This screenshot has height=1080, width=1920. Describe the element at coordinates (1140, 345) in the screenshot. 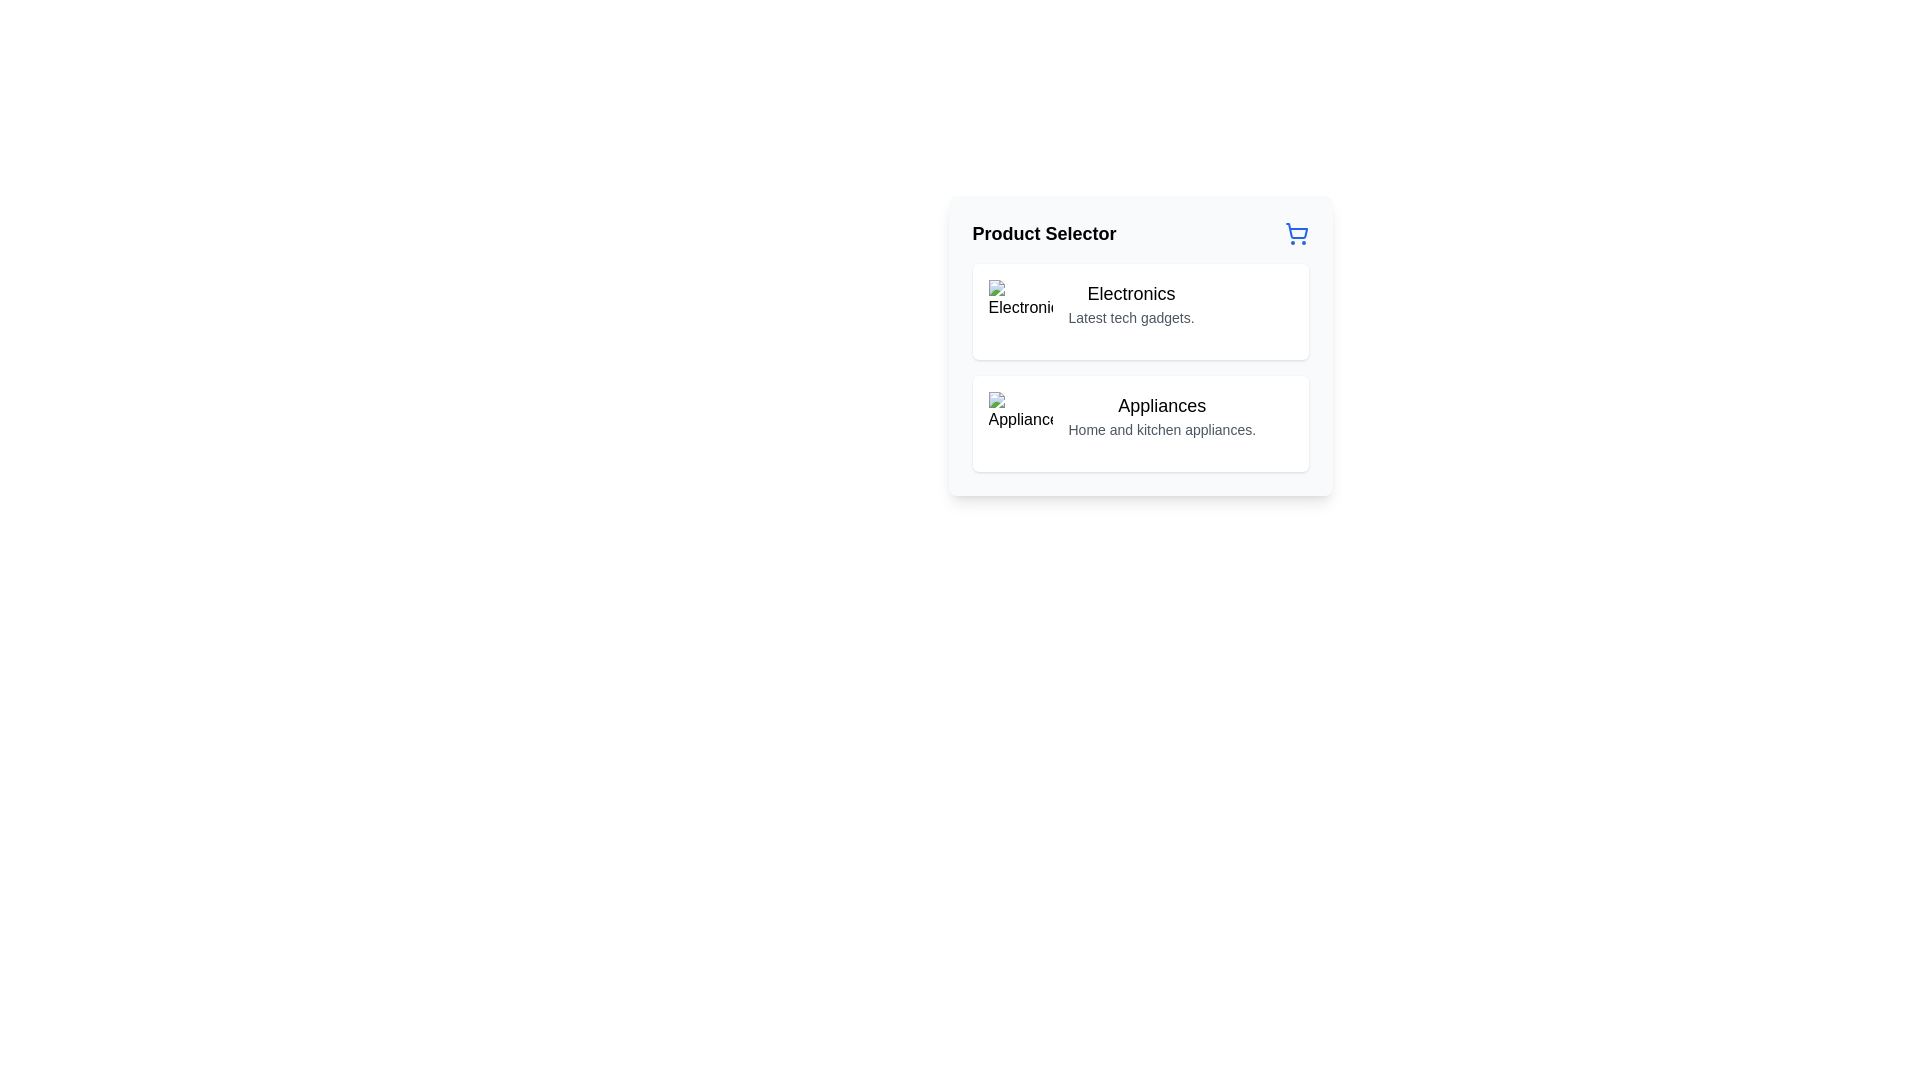

I see `the Interactive card for 'Electronics', which is the first card within the 'Product Selector' area, displaying 'Latest tech gadgets'` at that location.